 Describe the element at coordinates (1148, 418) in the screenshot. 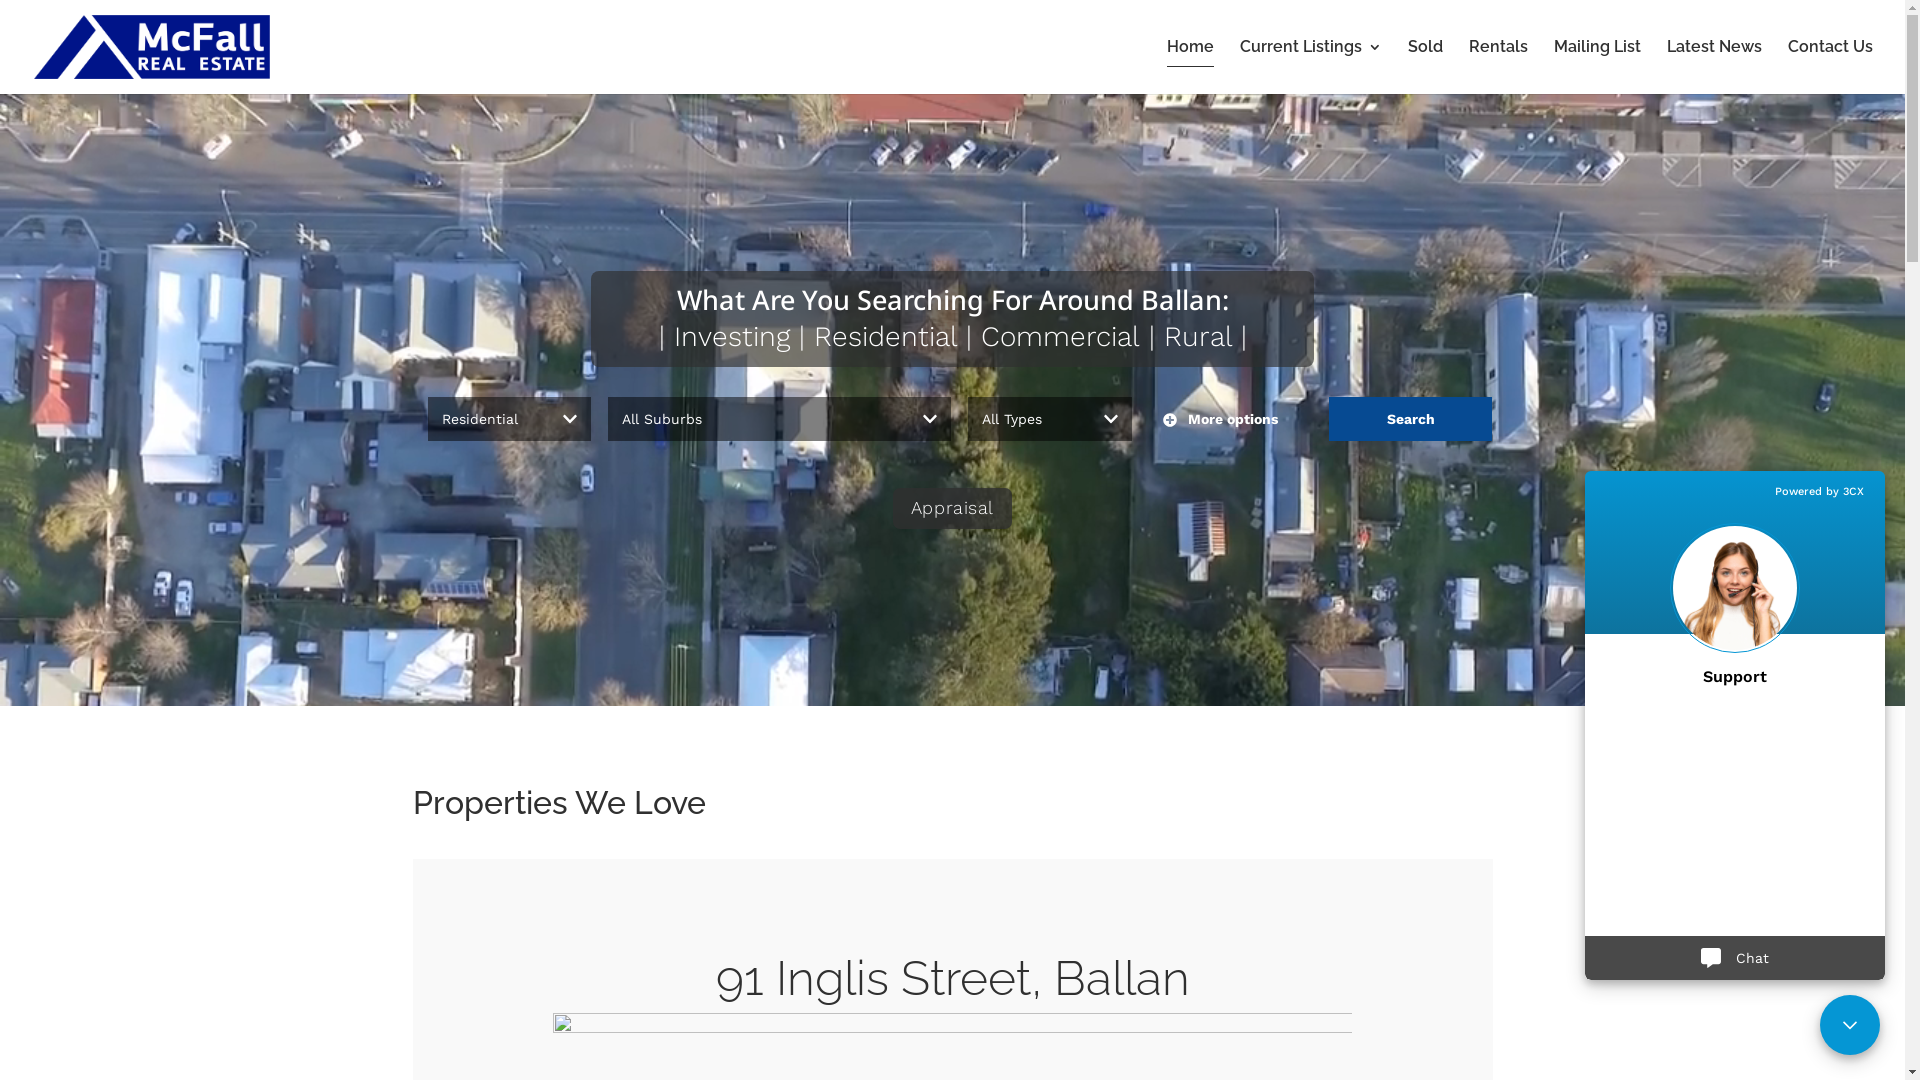

I see `'More options'` at that location.